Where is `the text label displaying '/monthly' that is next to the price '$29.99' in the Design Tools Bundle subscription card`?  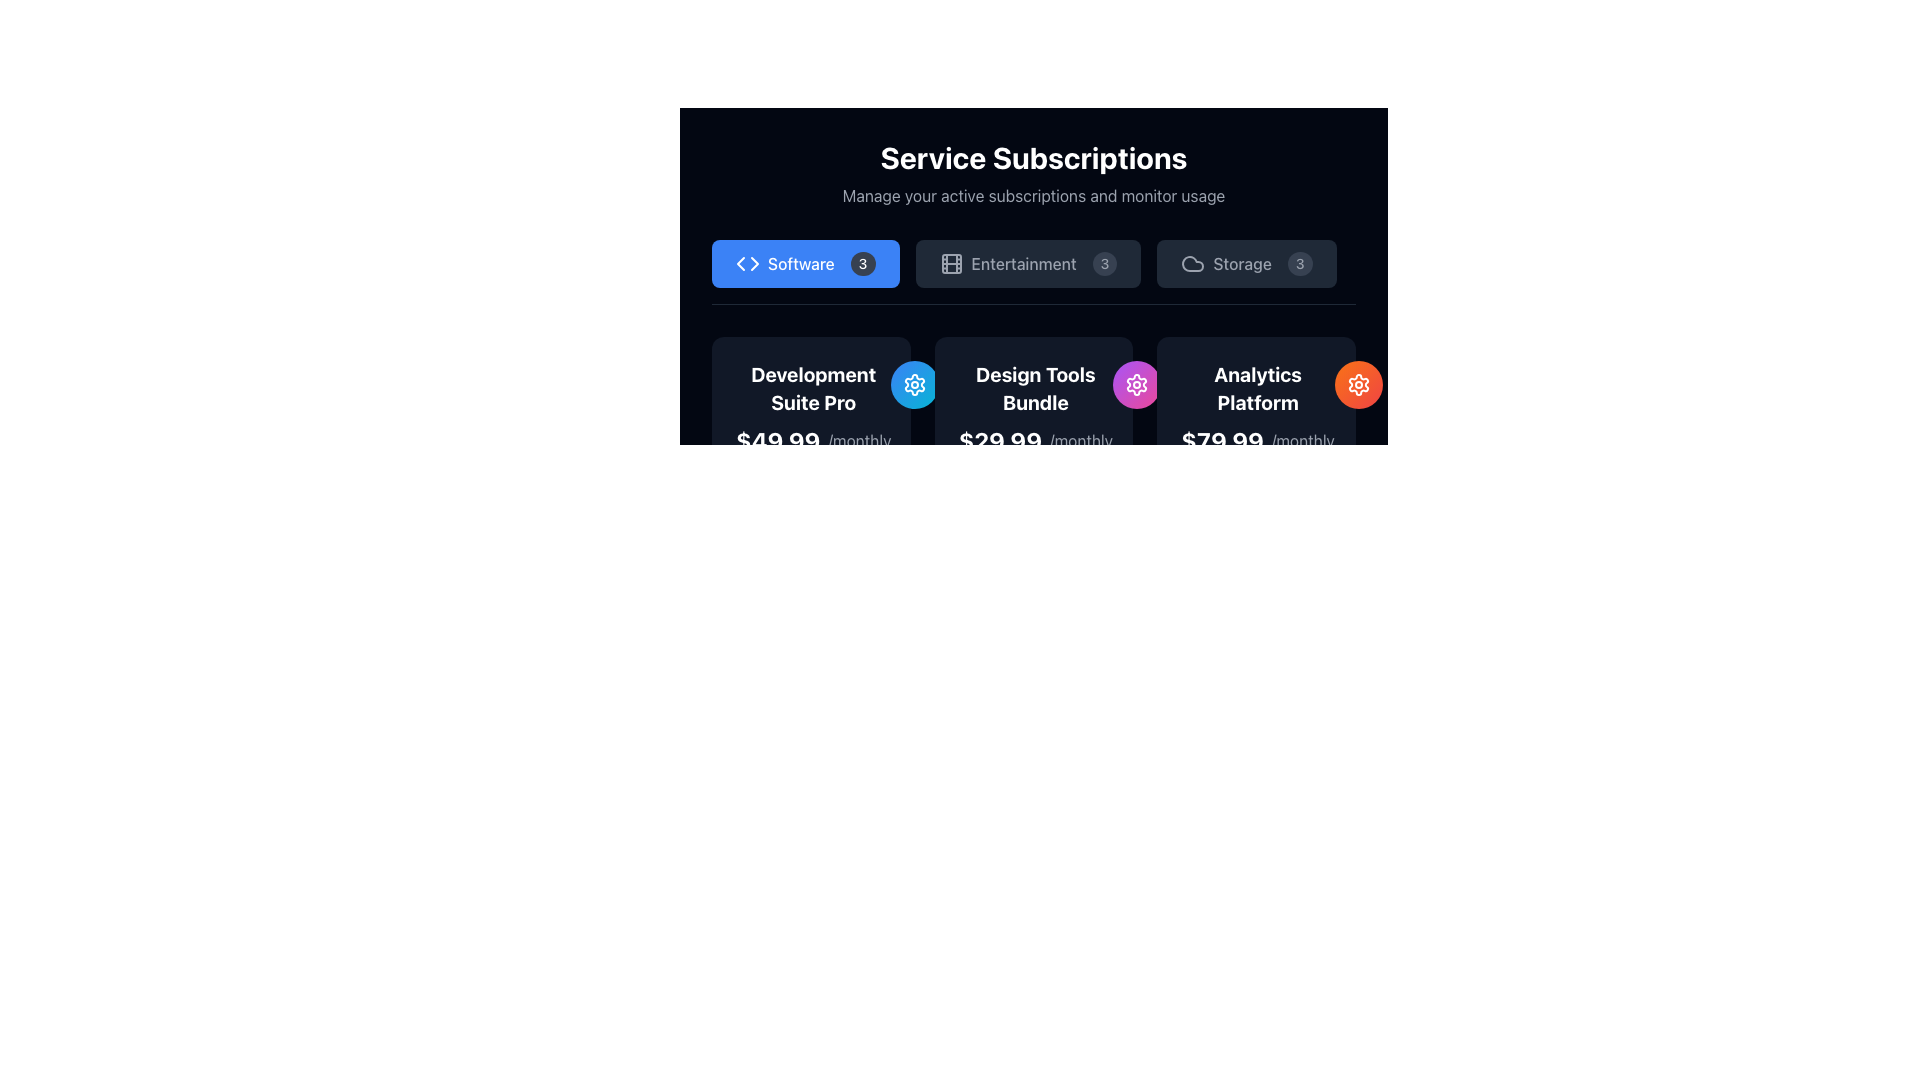
the text label displaying '/monthly' that is next to the price '$29.99' in the Design Tools Bundle subscription card is located at coordinates (1080, 439).